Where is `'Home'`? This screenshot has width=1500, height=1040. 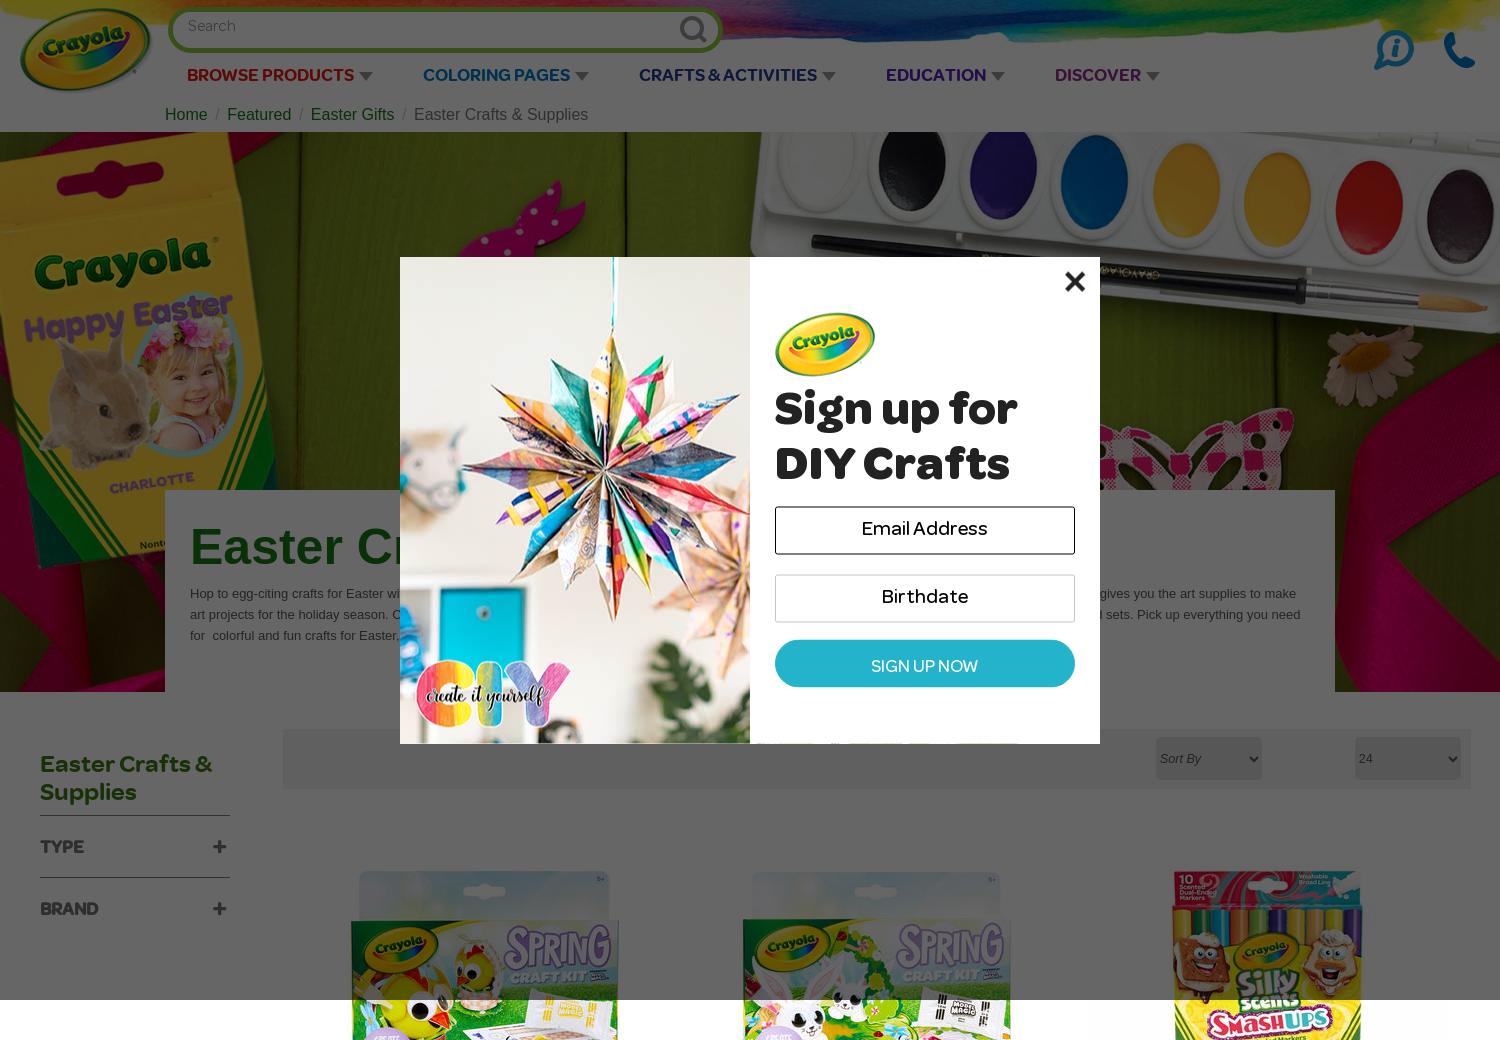 'Home' is located at coordinates (186, 113).